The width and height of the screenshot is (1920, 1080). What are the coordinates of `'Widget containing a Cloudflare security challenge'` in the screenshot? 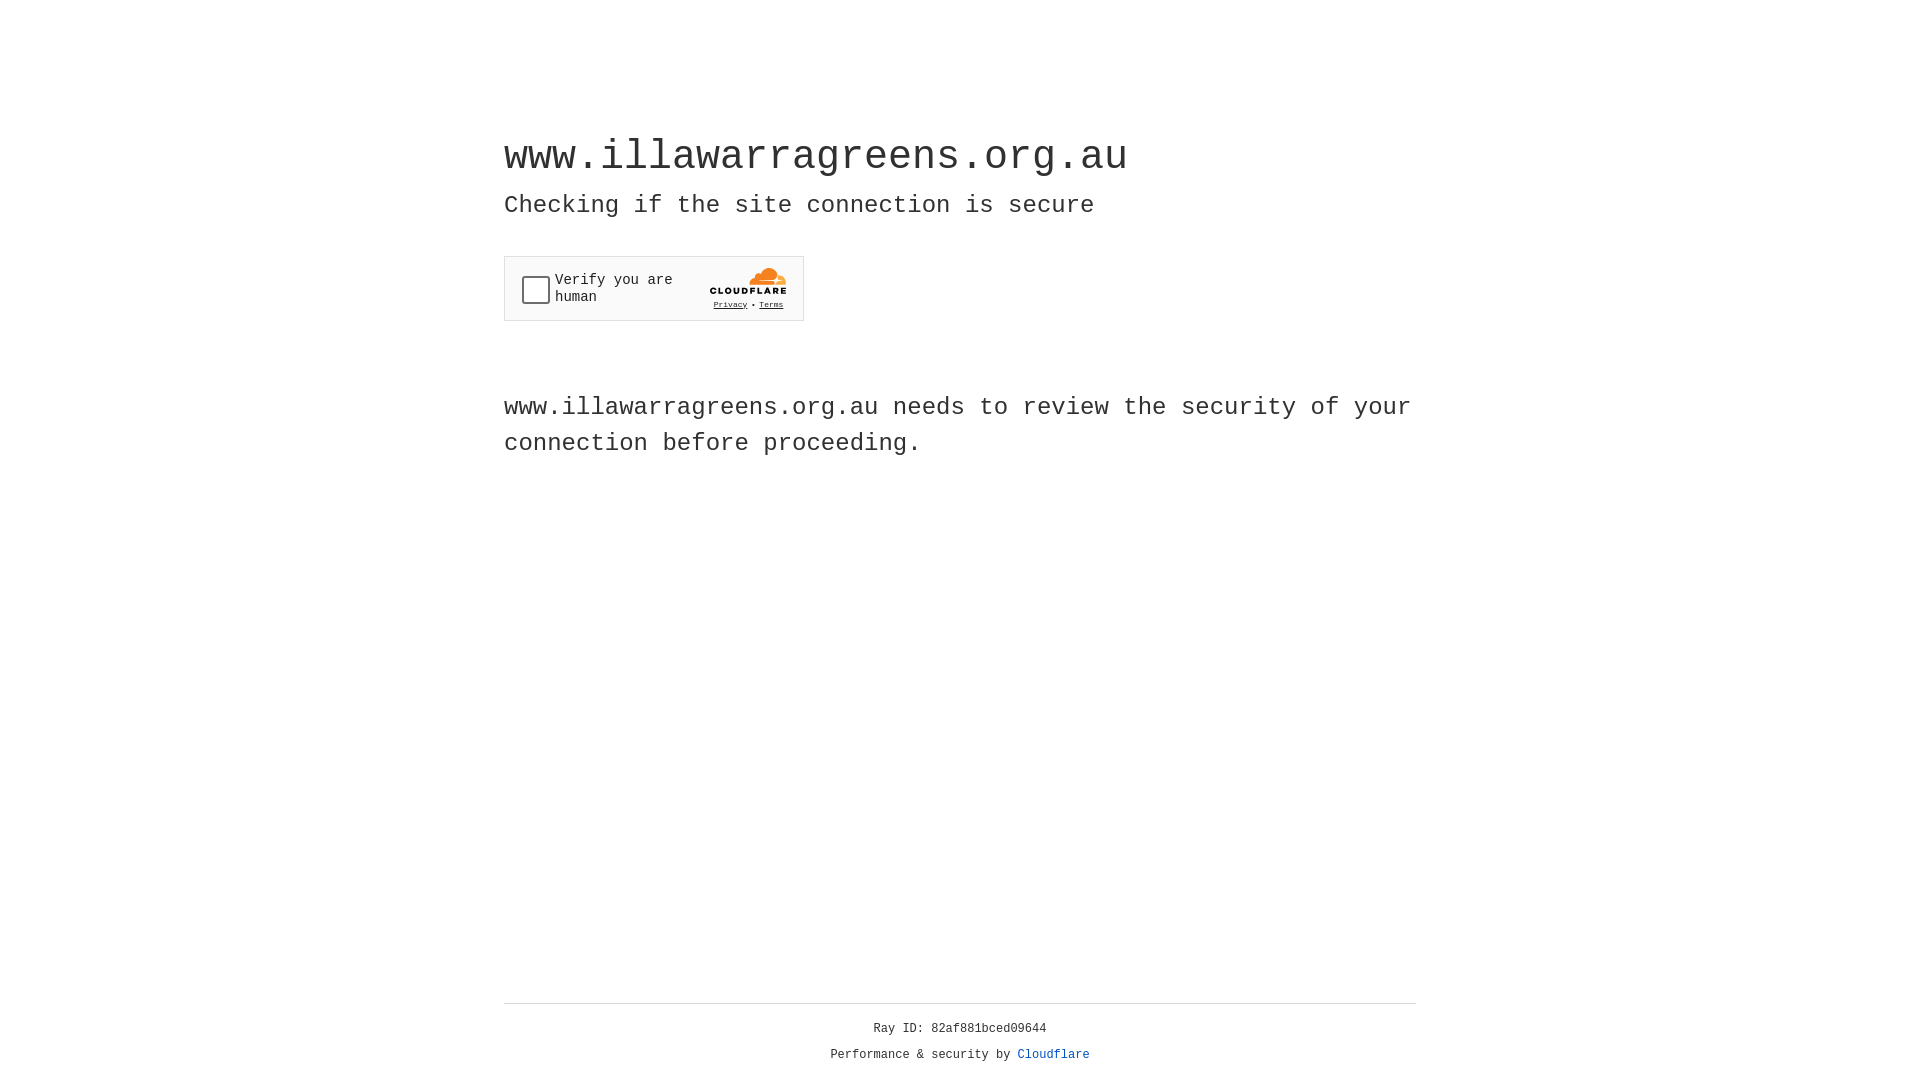 It's located at (653, 288).